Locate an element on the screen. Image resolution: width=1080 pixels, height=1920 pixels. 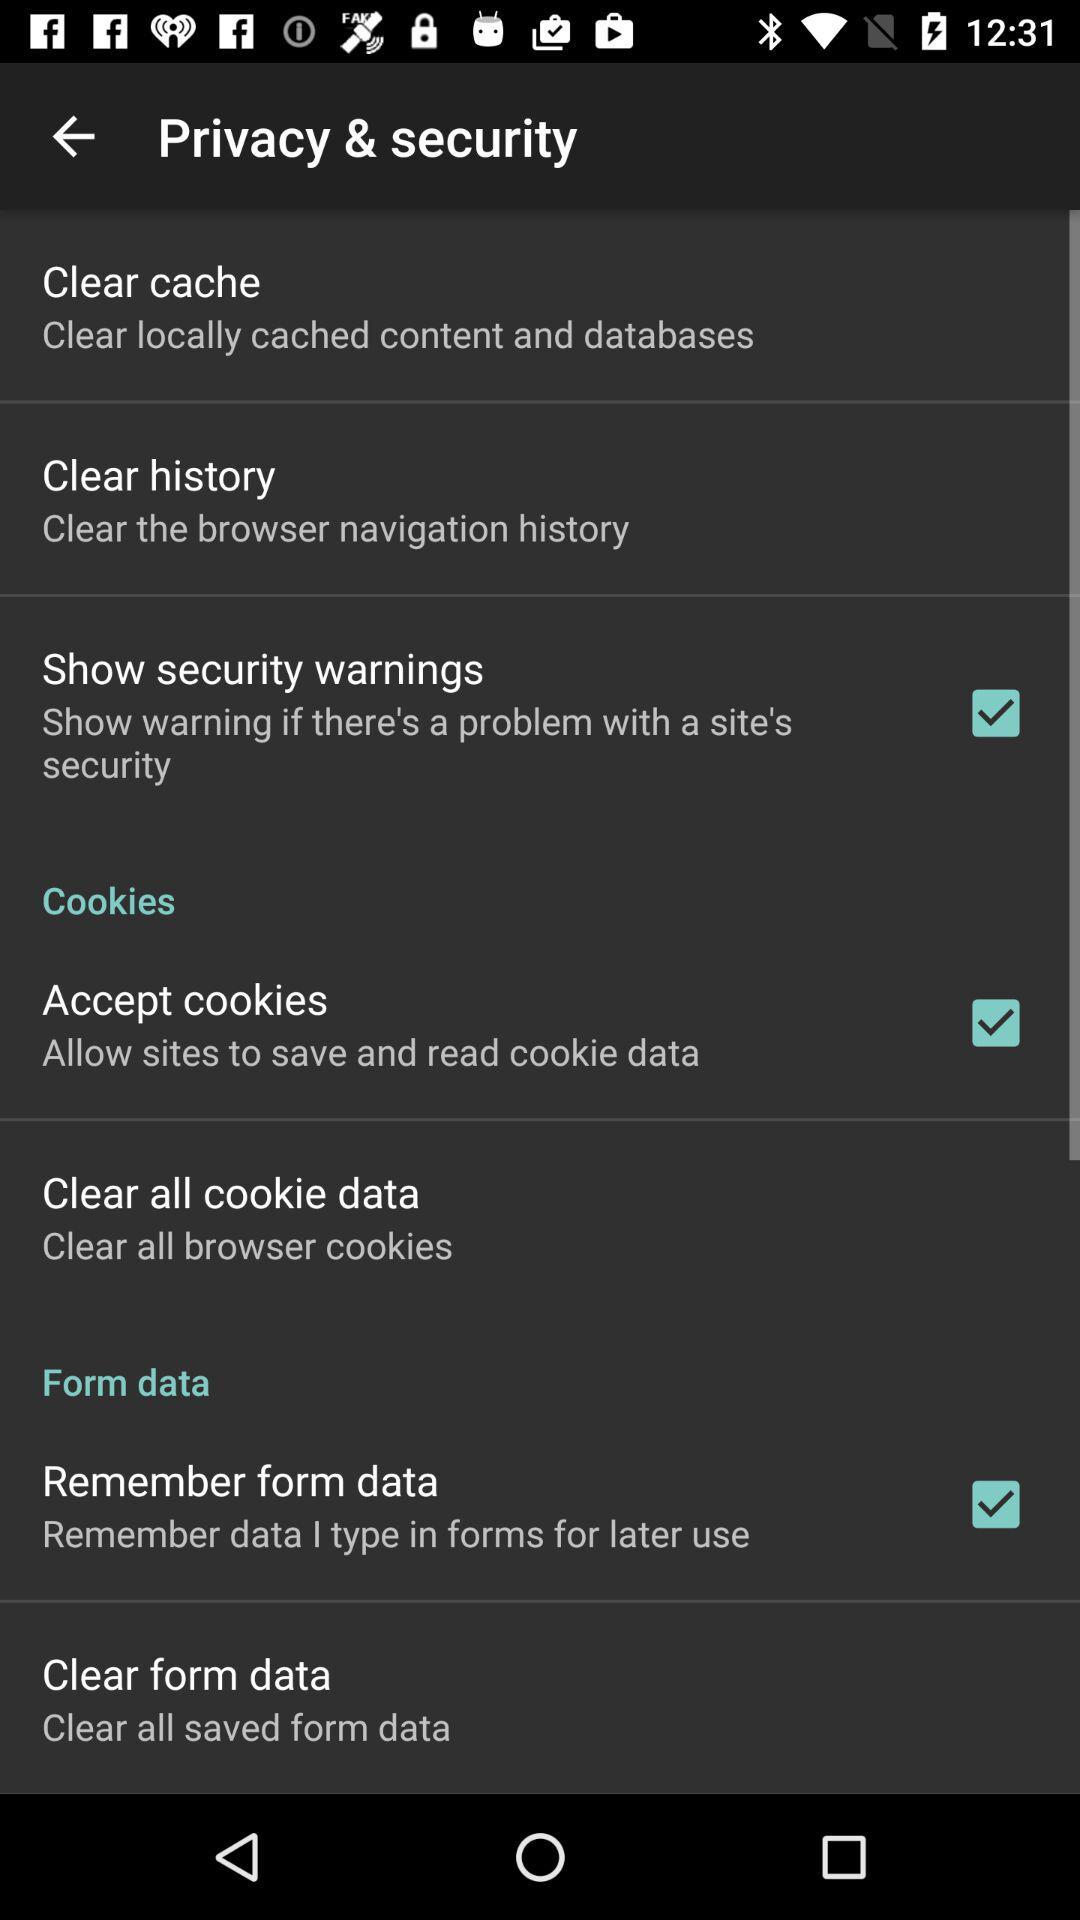
the app below the clear cache item is located at coordinates (398, 333).